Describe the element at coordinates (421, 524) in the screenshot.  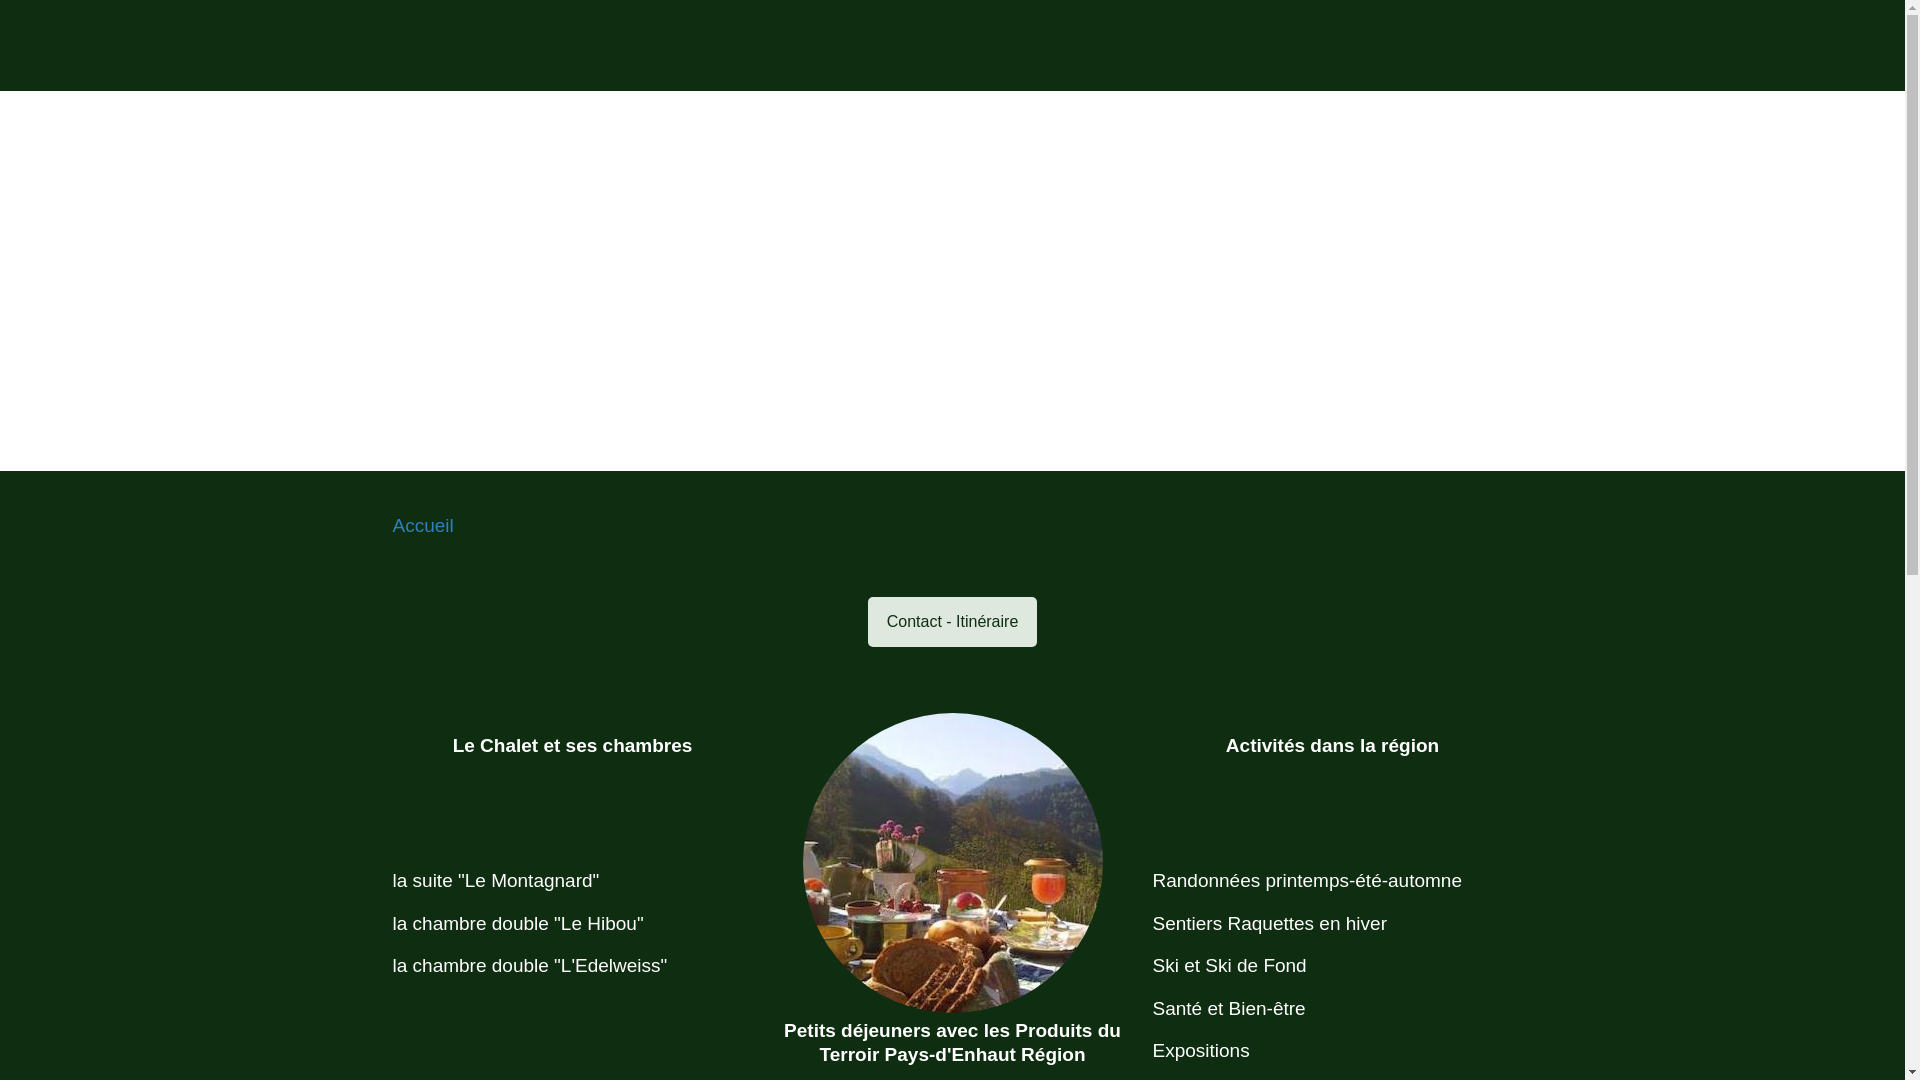
I see `'Accueil'` at that location.